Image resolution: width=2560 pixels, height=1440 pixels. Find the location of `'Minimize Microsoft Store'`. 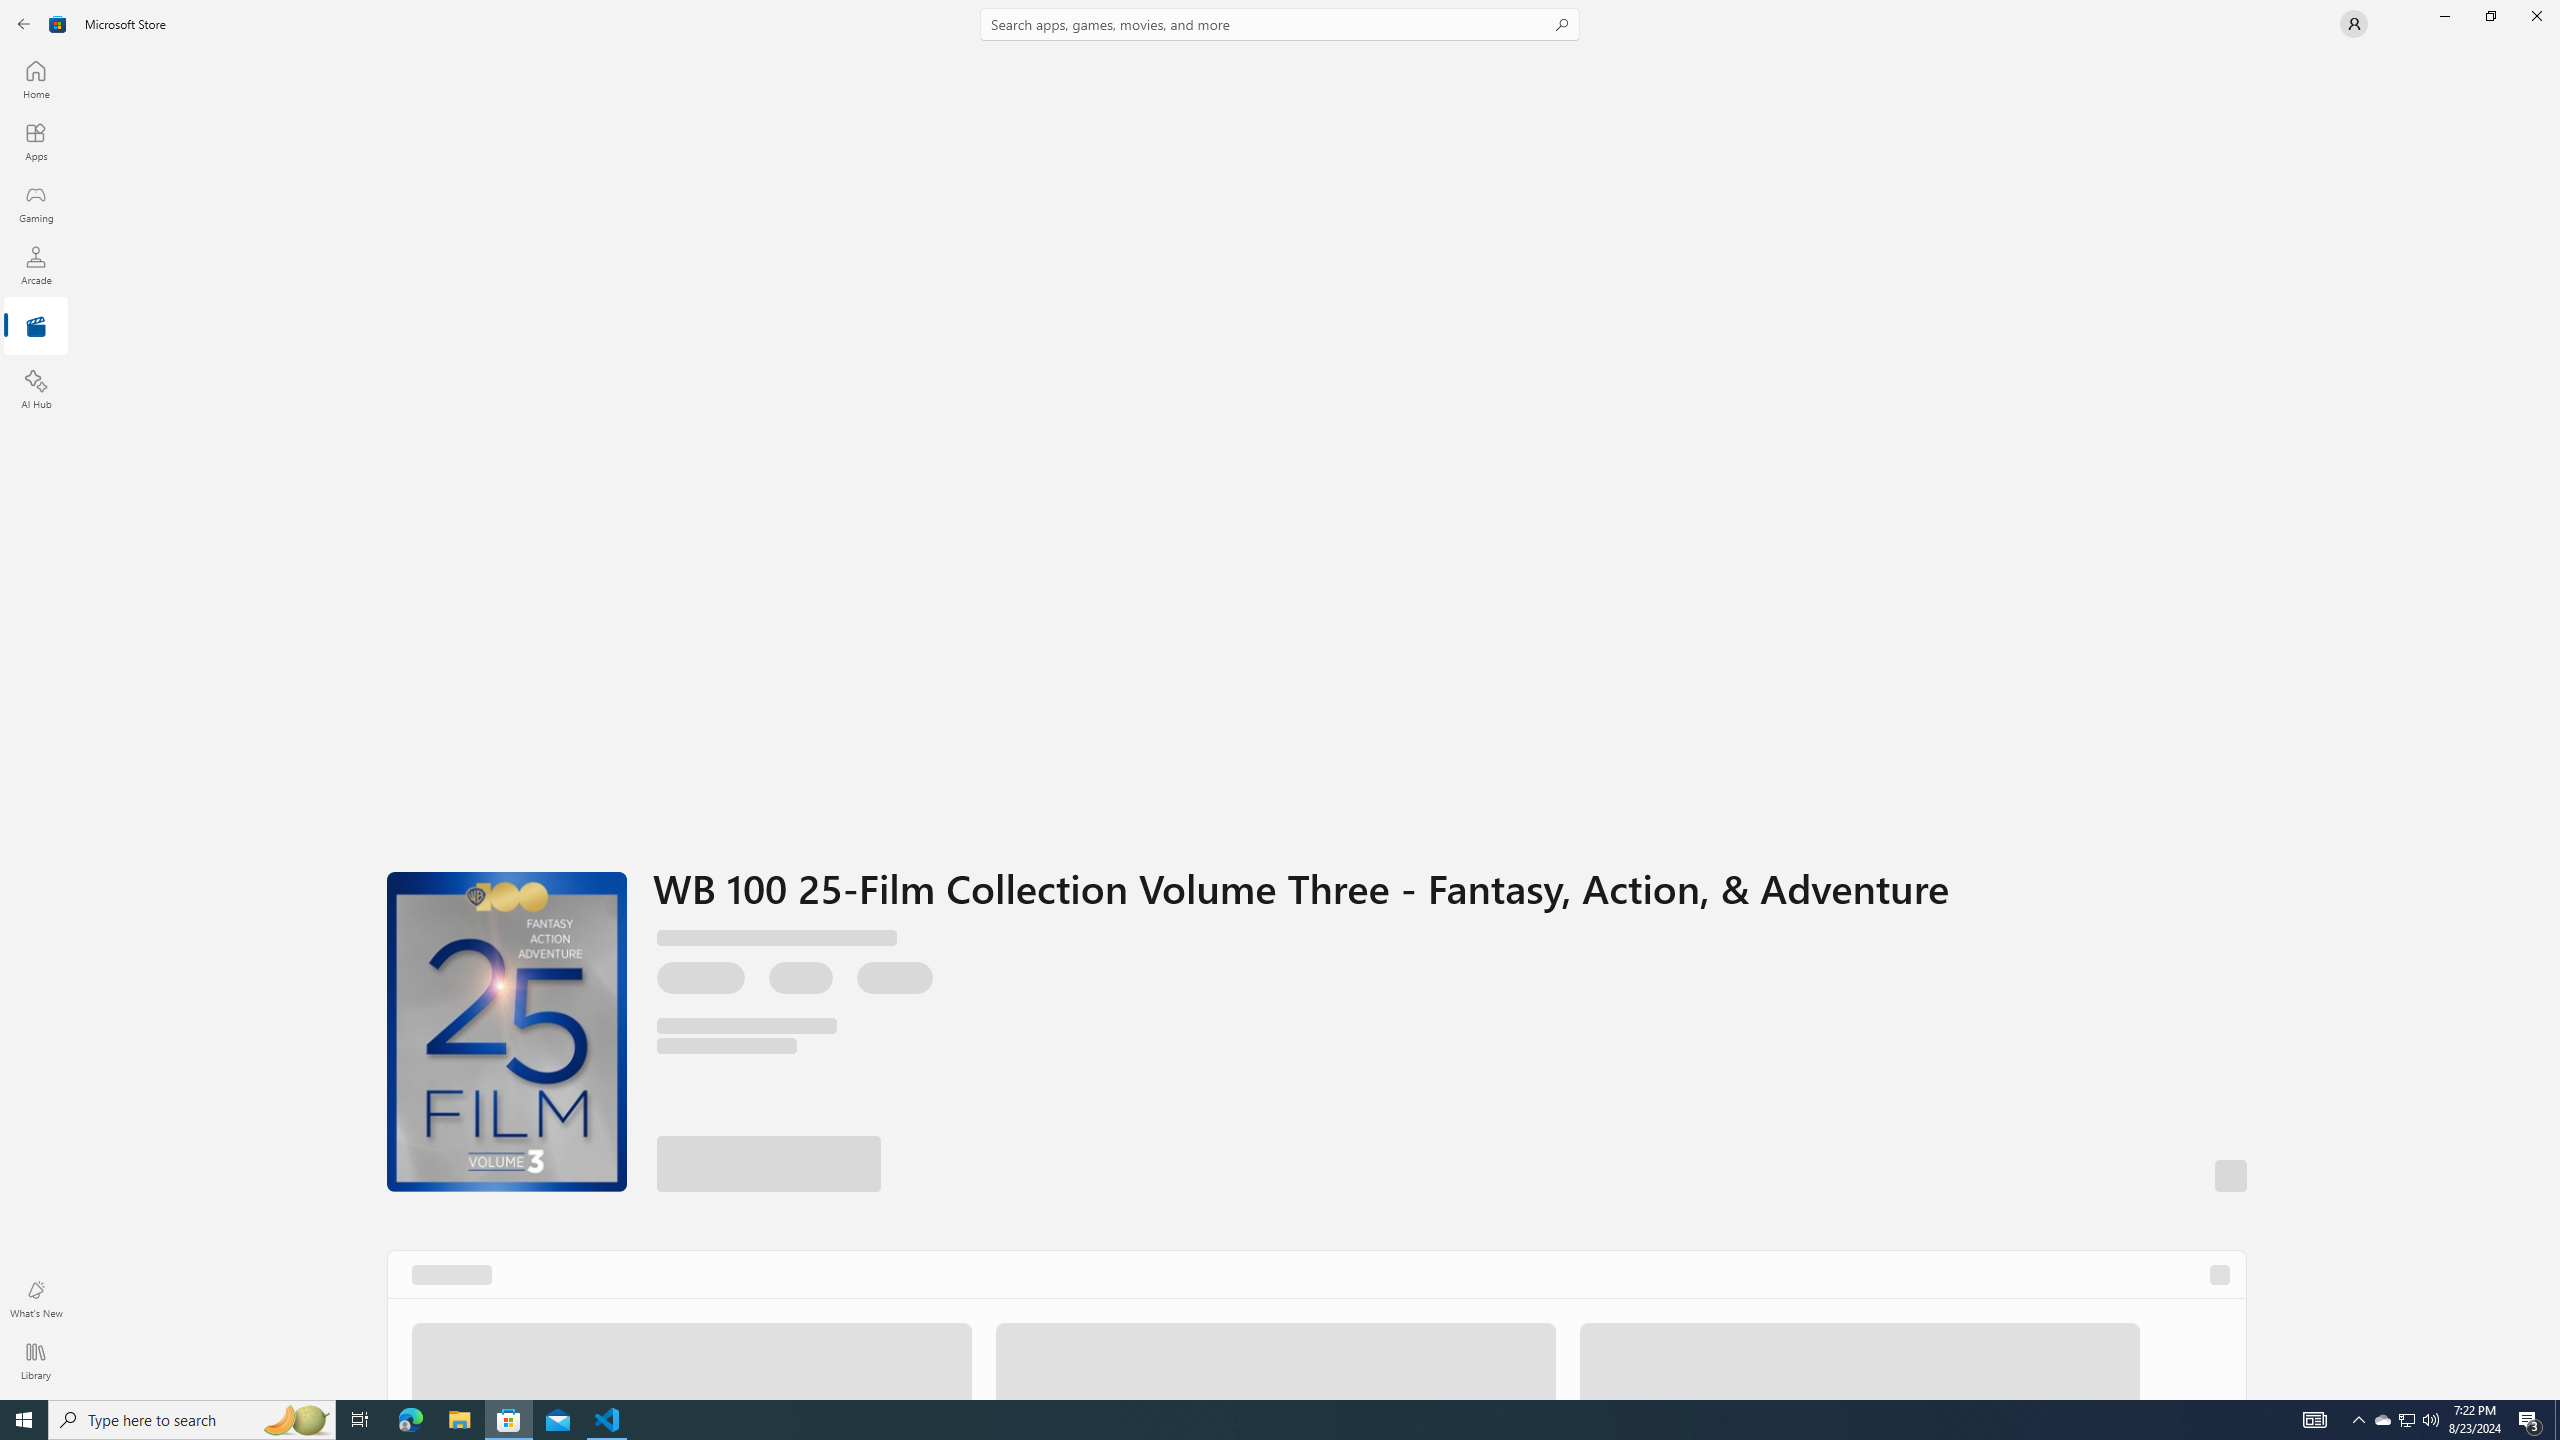

'Minimize Microsoft Store' is located at coordinates (2443, 15).